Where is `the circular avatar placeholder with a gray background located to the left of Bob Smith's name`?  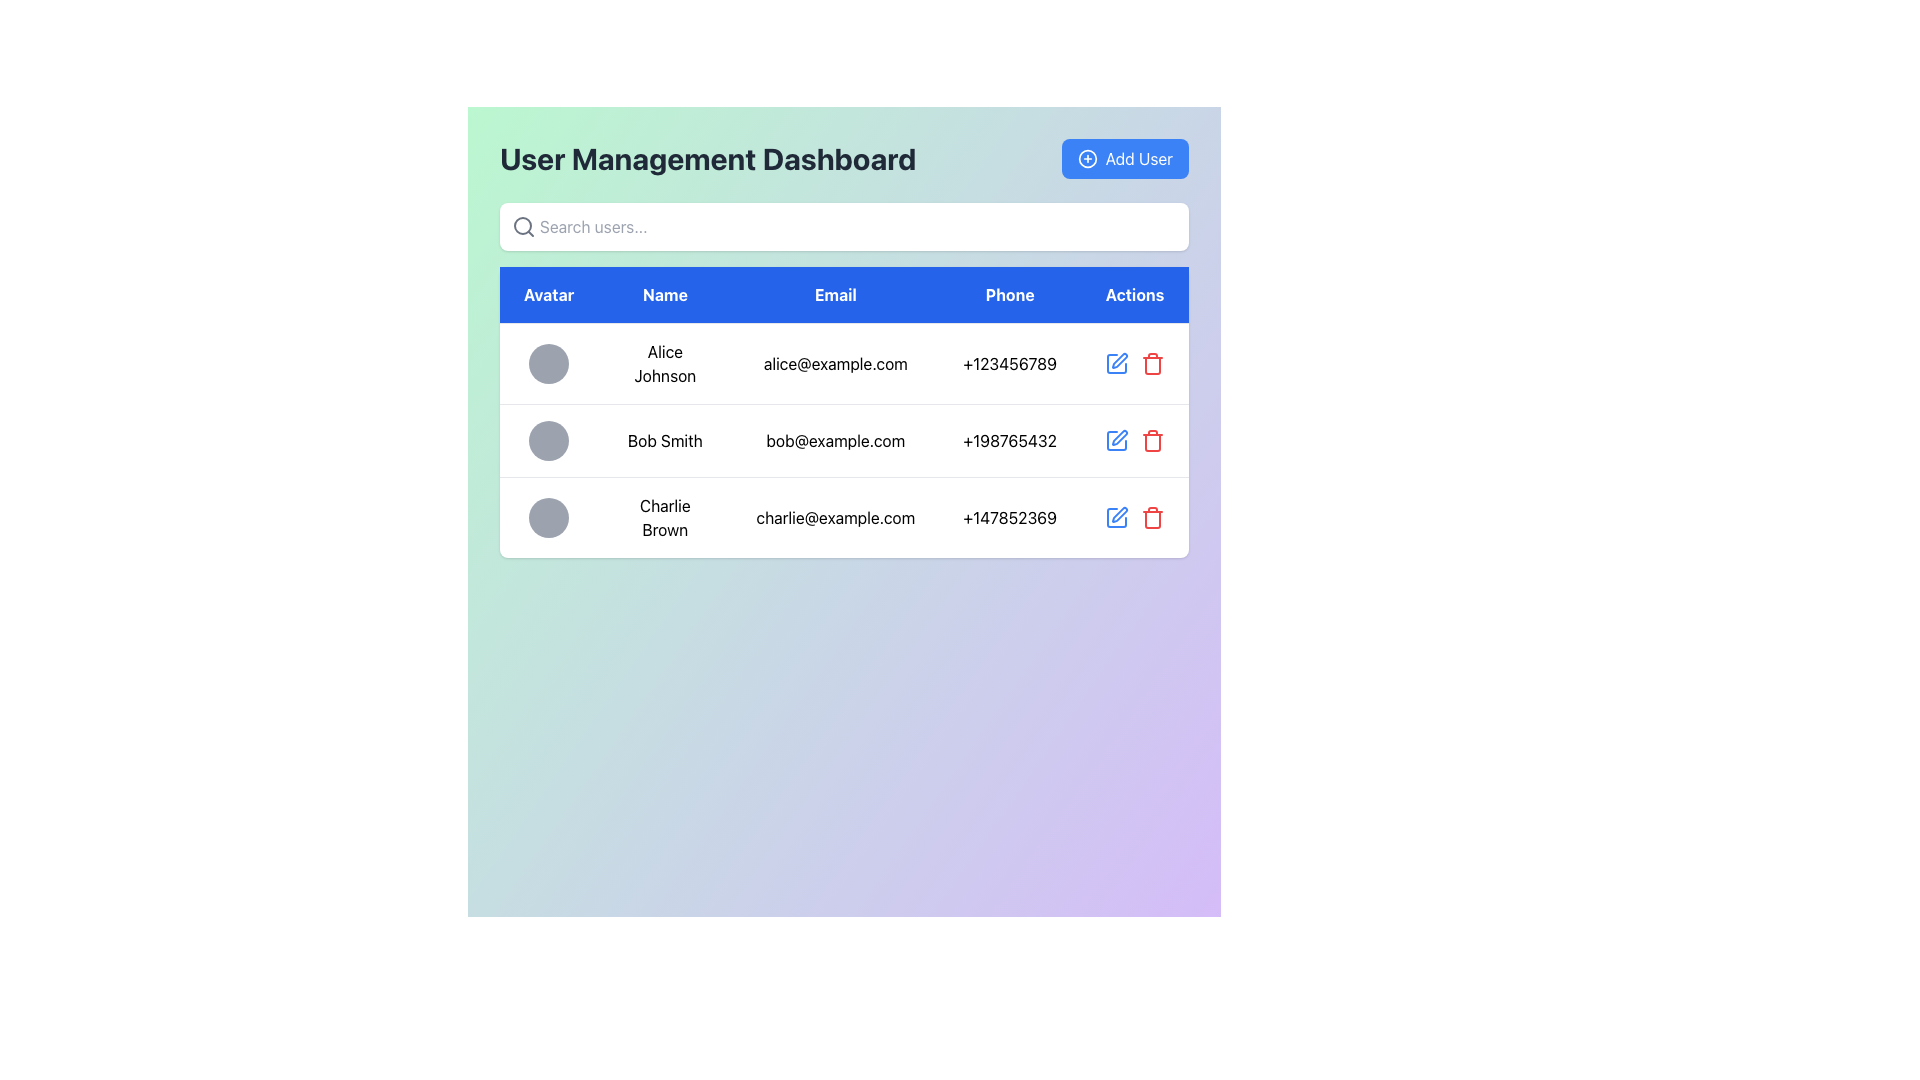 the circular avatar placeholder with a gray background located to the left of Bob Smith's name is located at coordinates (549, 439).